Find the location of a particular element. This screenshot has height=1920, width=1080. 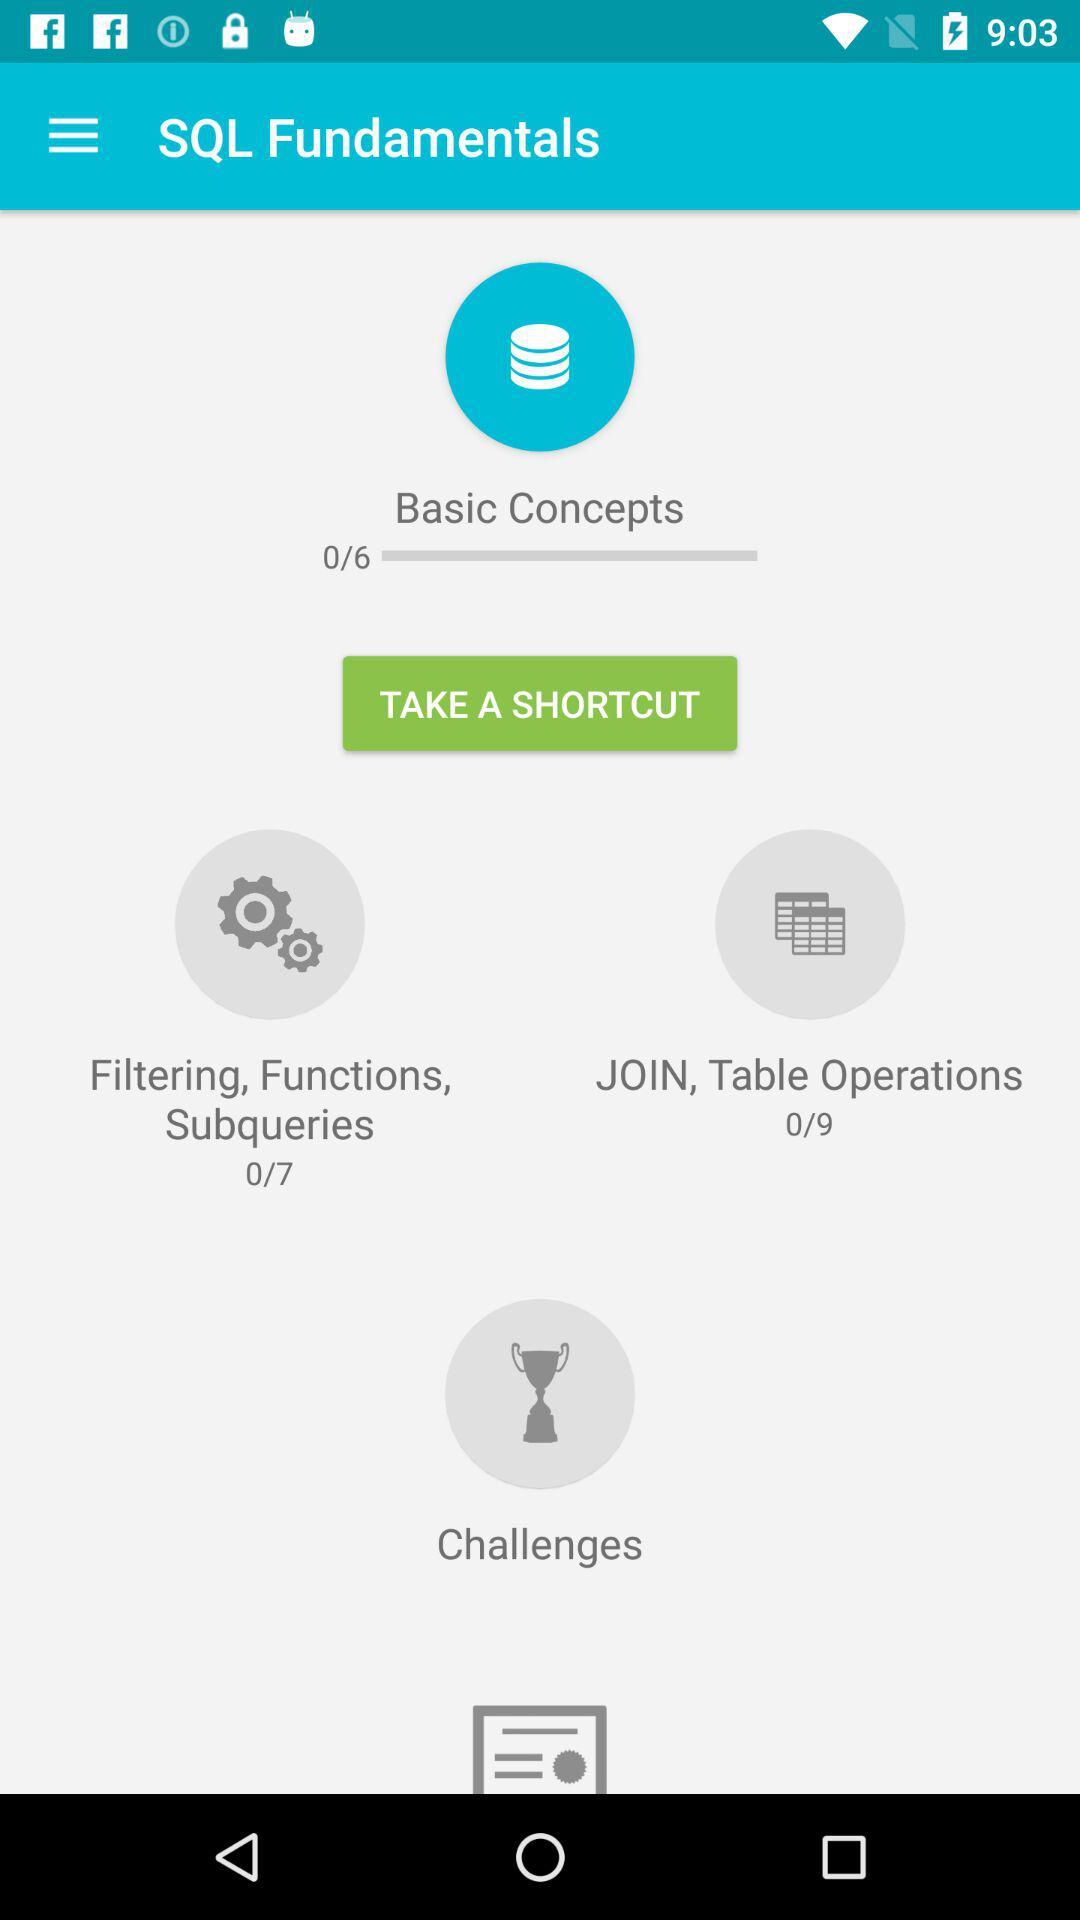

the take a shortcut is located at coordinates (540, 703).